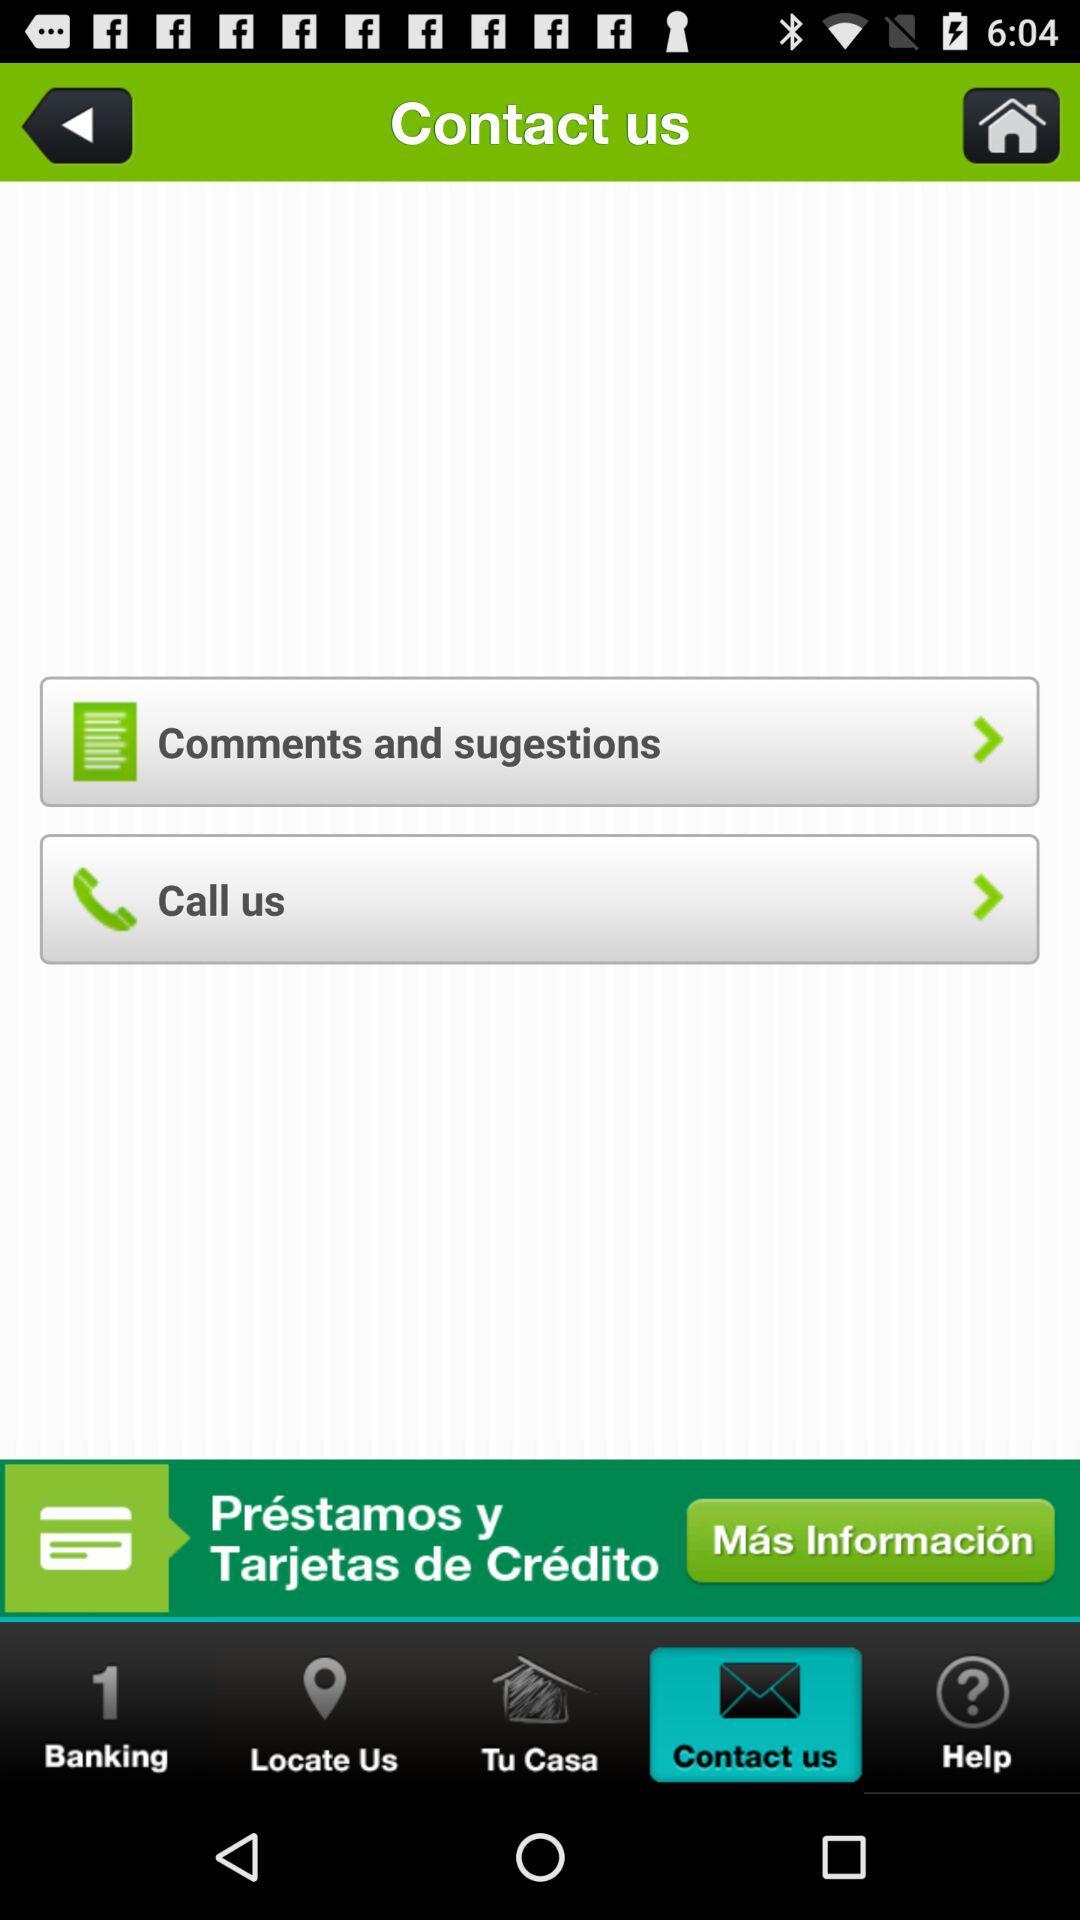 This screenshot has width=1080, height=1920. Describe the element at coordinates (80, 129) in the screenshot. I see `the arrow_backward icon` at that location.